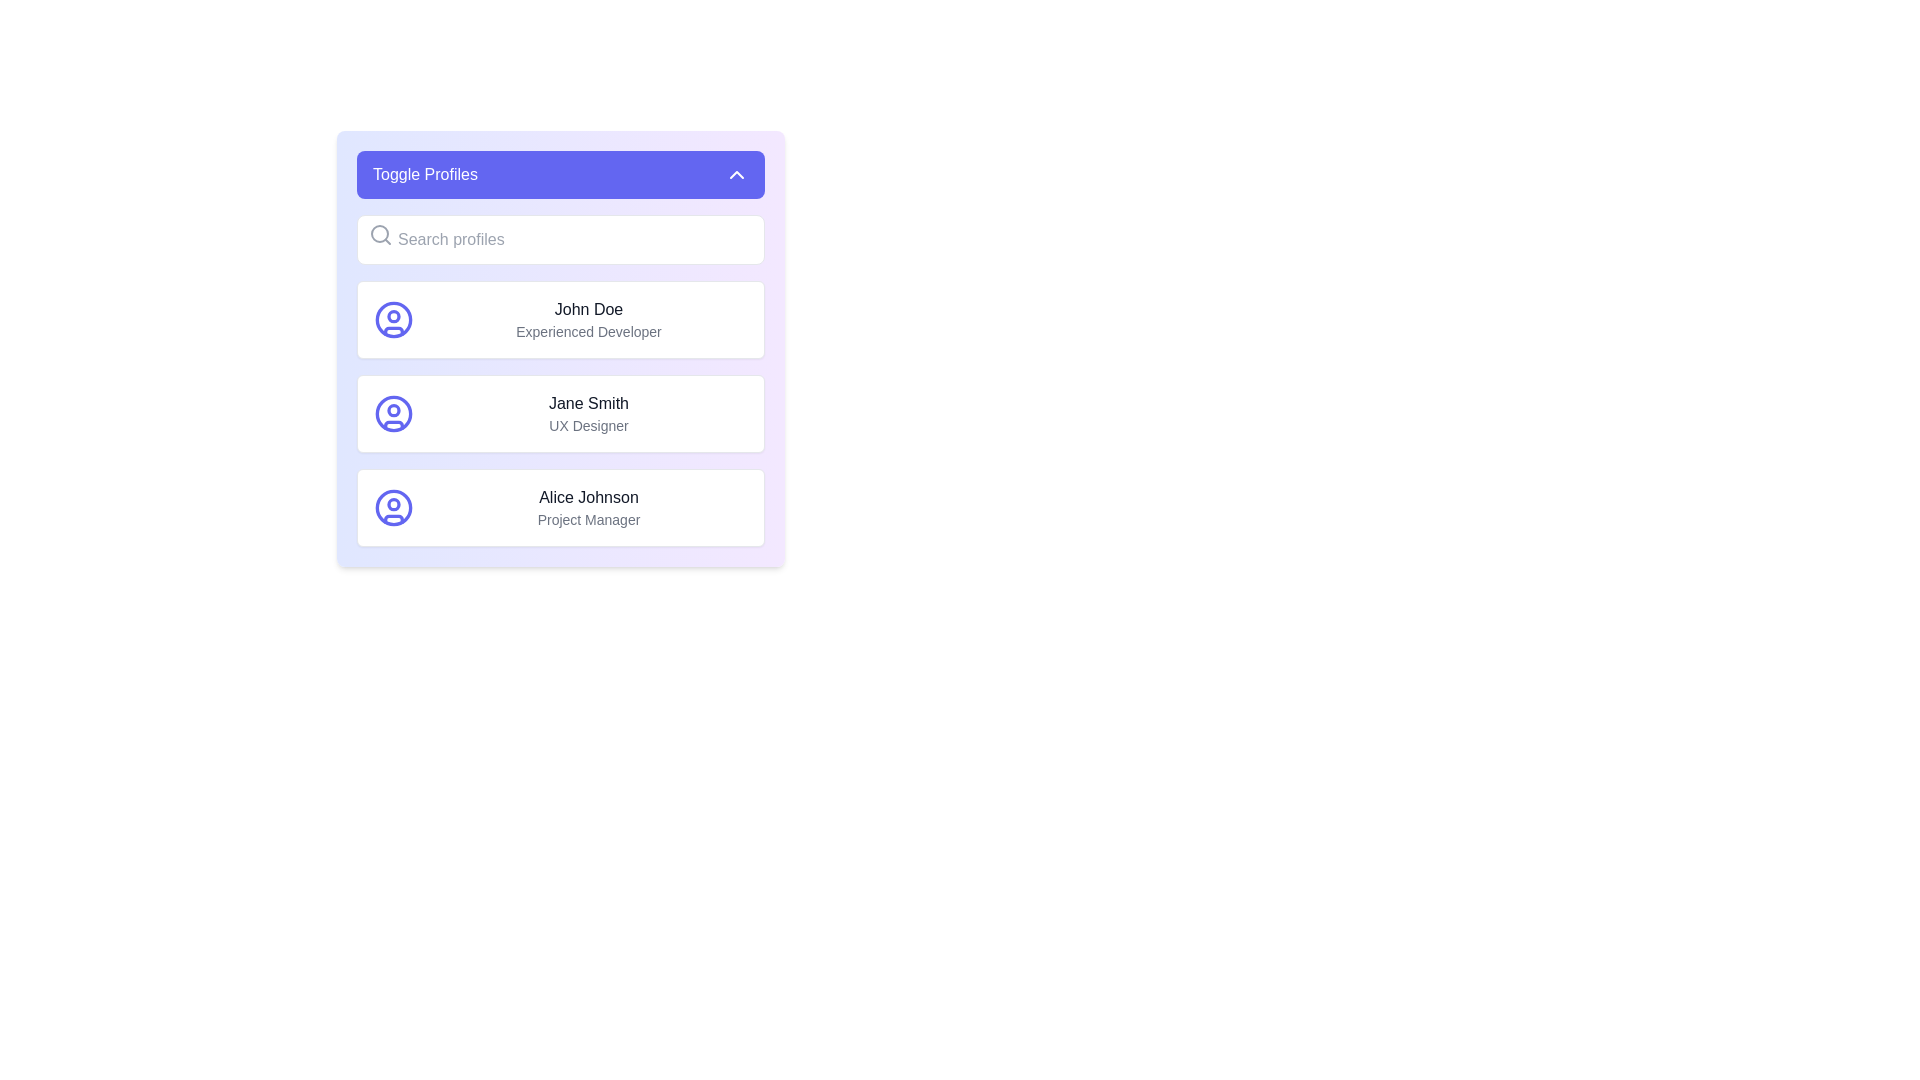  What do you see at coordinates (588, 424) in the screenshot?
I see `the text label that describes the role or occupation of 'Jane Smith', located in the middle profile card within a list of three cards, positioned below the name 'Jane Smith' and above a horizontal spacing` at bounding box center [588, 424].